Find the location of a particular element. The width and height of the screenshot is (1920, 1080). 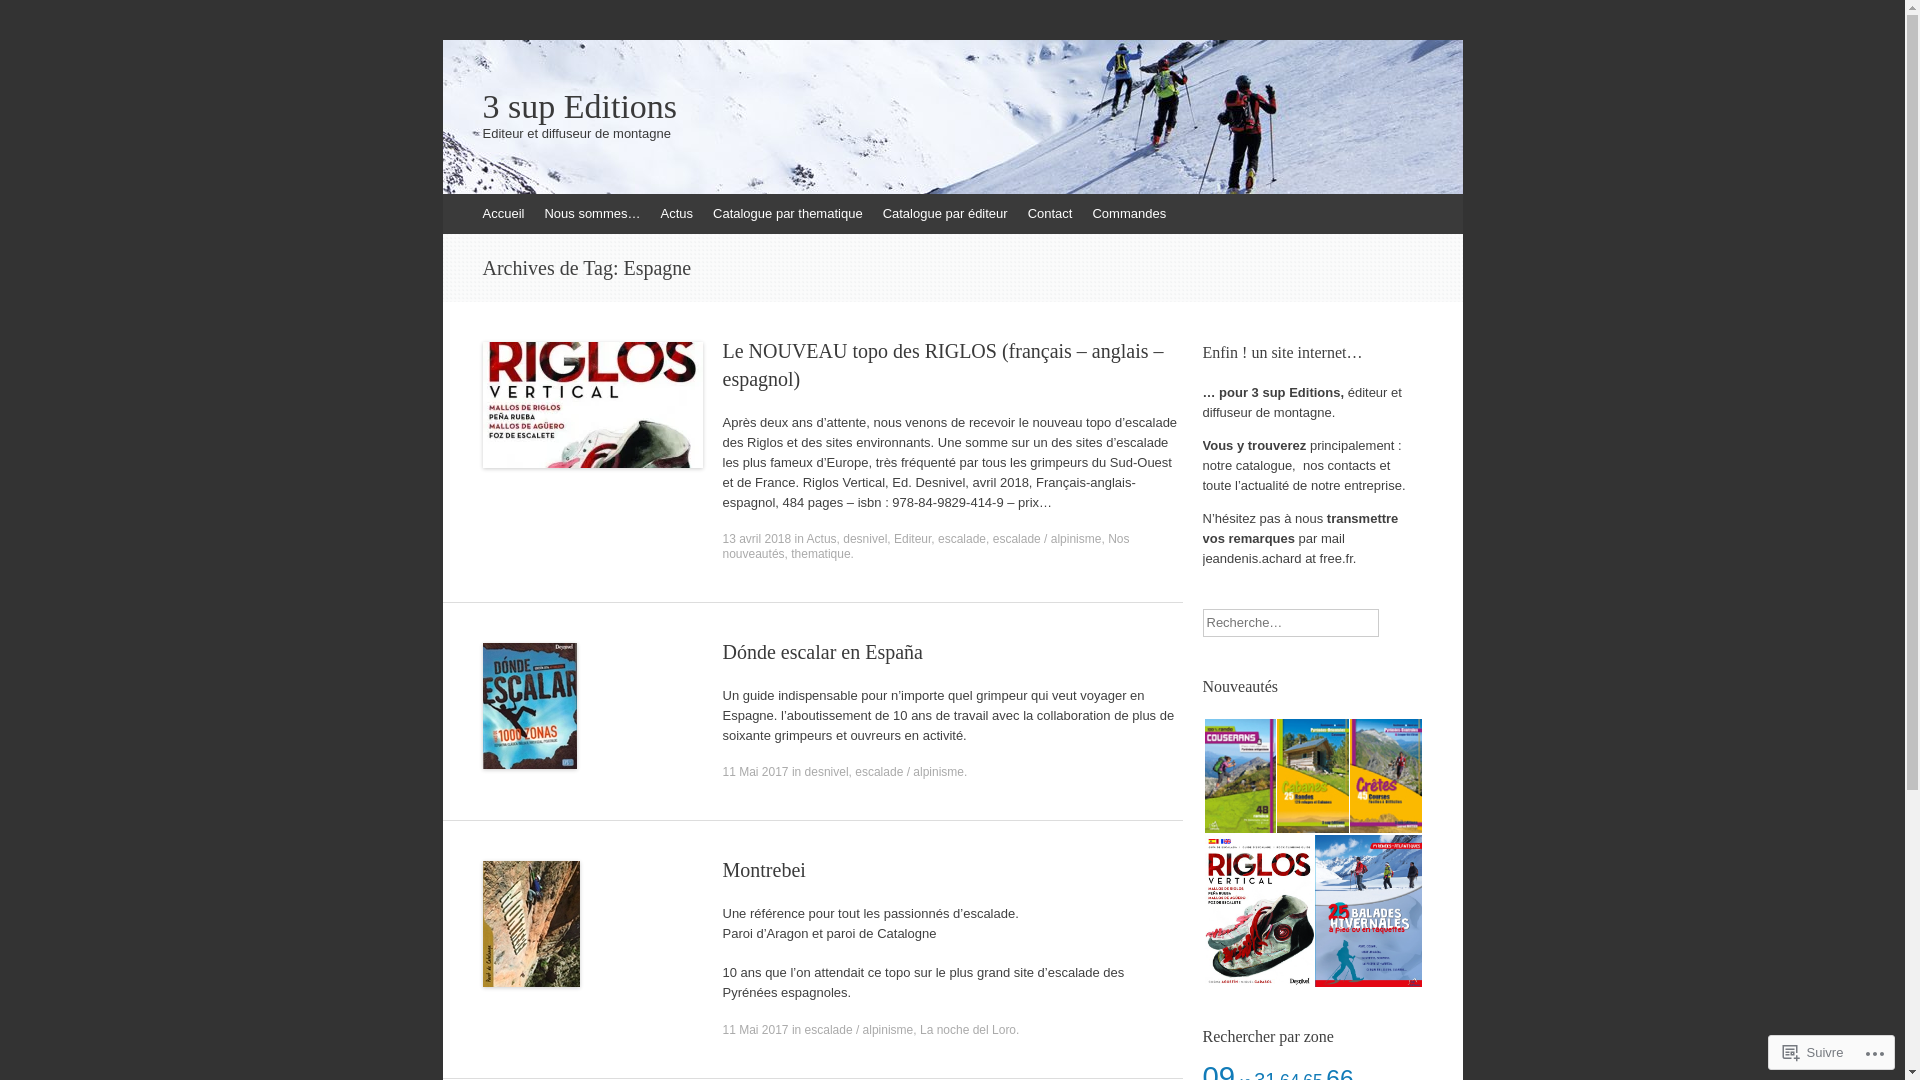

'Commandes' is located at coordinates (1128, 213).